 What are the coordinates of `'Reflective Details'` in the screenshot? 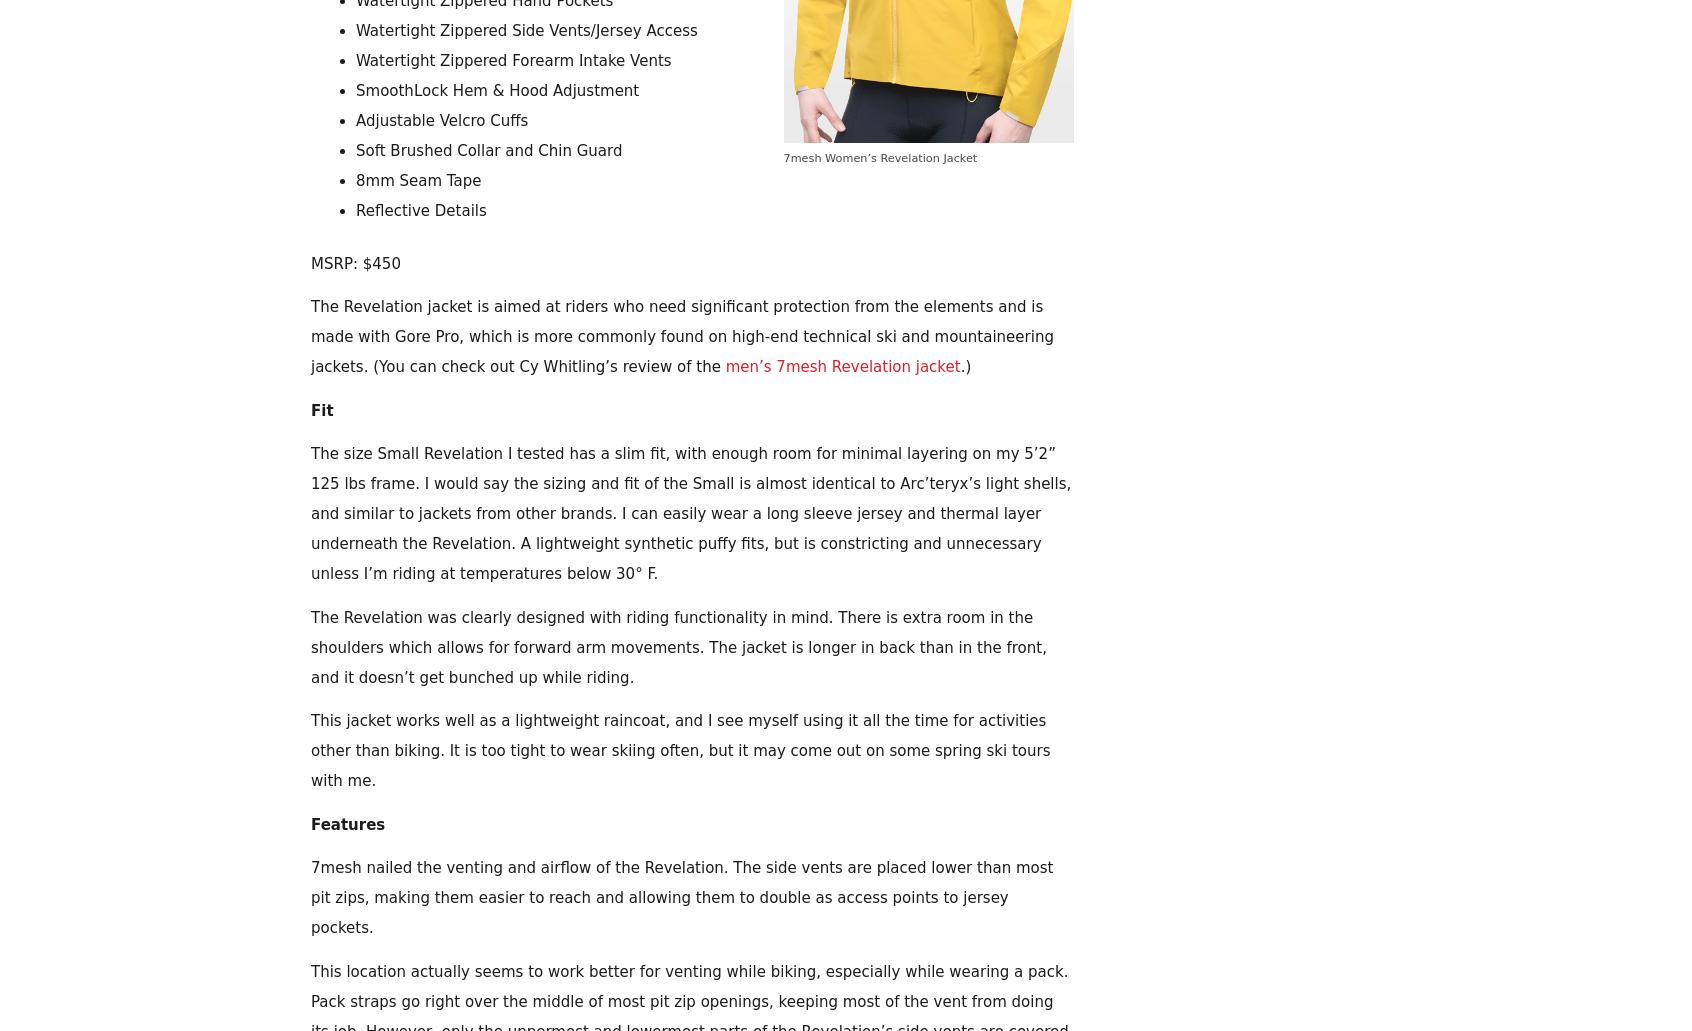 It's located at (355, 211).